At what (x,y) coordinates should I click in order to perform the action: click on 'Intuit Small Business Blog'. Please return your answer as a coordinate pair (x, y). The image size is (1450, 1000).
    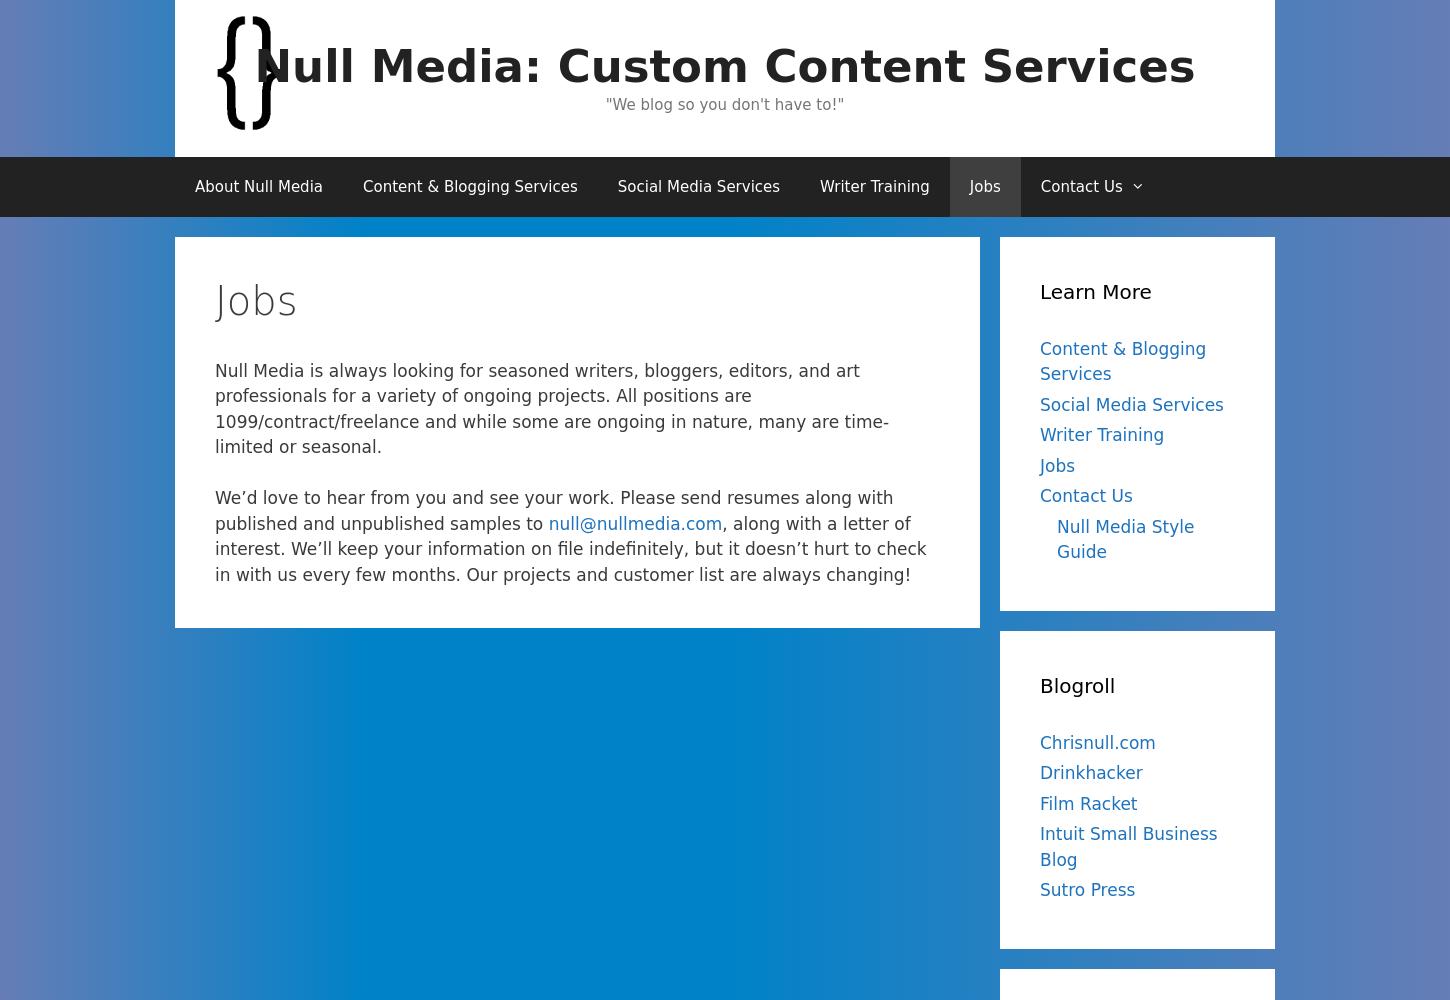
    Looking at the image, I should click on (1127, 845).